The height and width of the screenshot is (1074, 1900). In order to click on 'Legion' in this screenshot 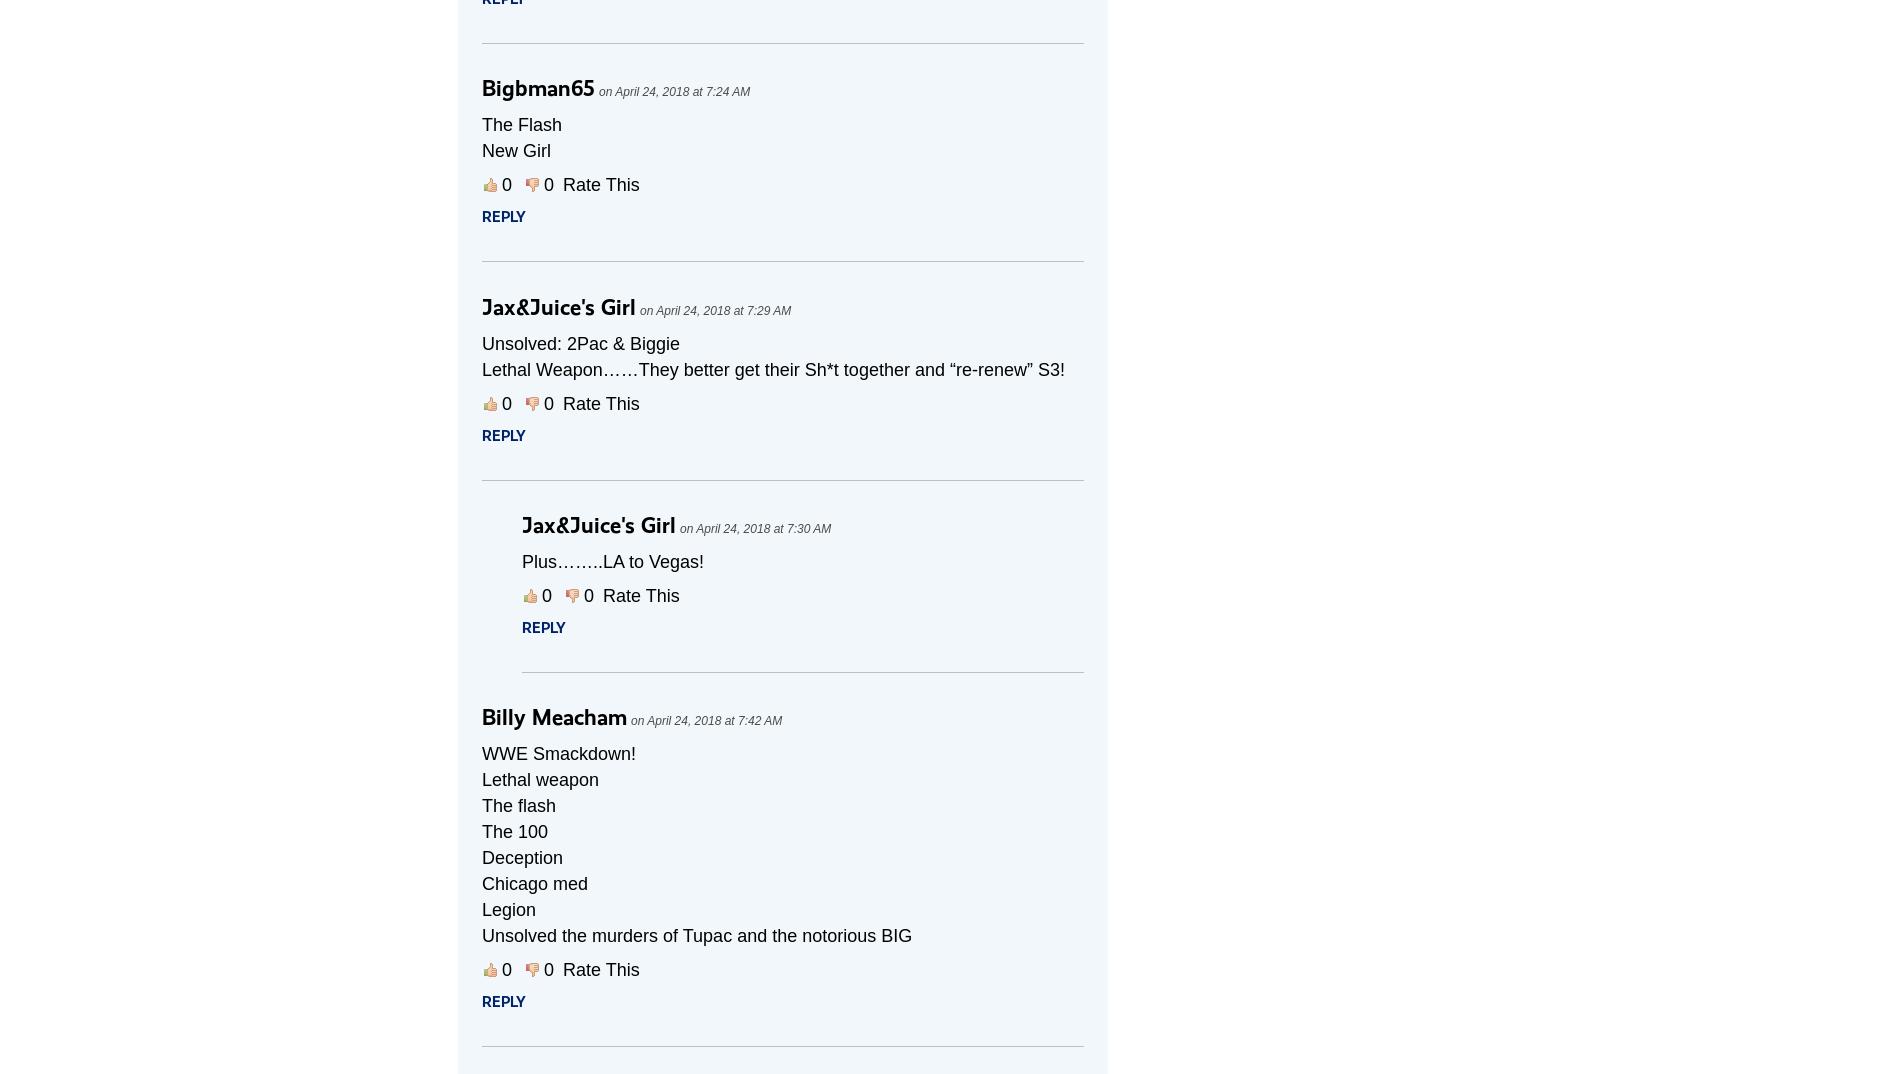, I will do `click(482, 909)`.